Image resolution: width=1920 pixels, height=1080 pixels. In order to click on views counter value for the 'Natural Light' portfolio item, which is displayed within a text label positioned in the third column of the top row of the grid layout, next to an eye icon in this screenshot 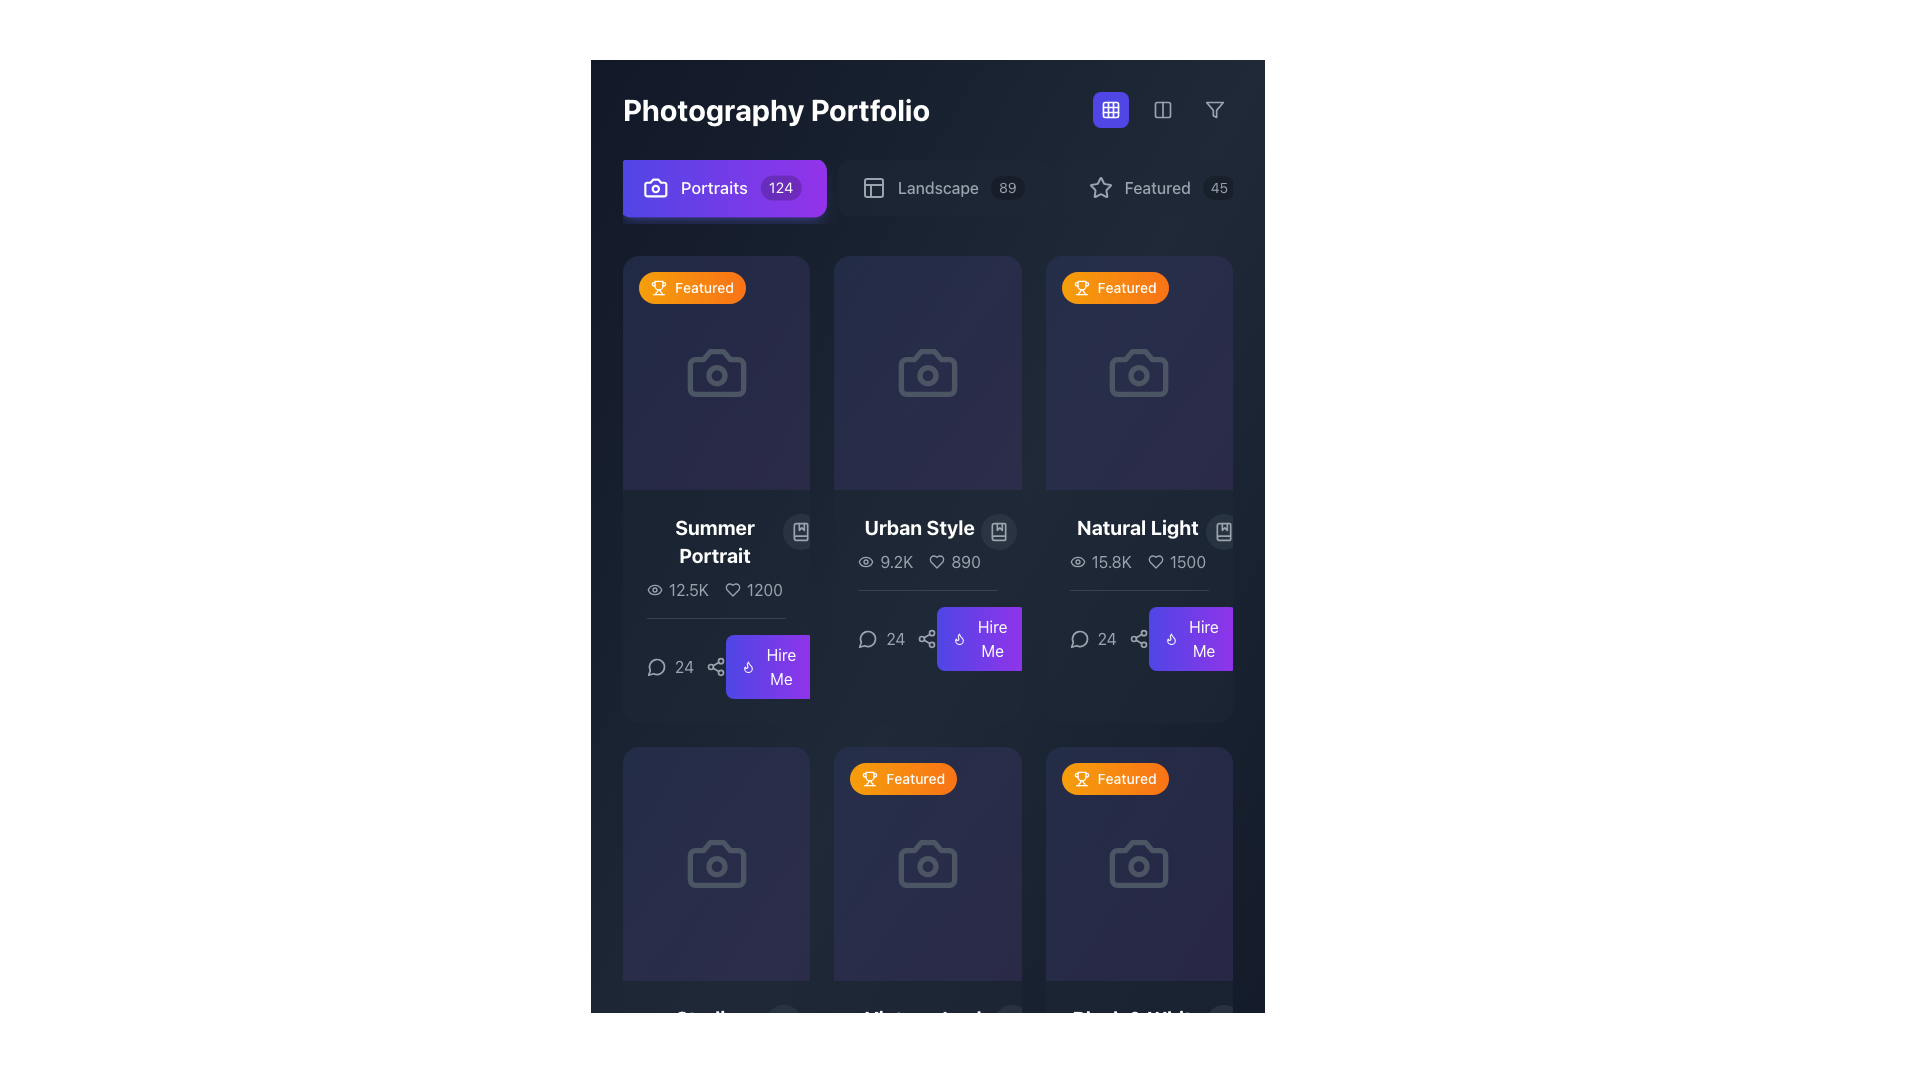, I will do `click(1110, 562)`.